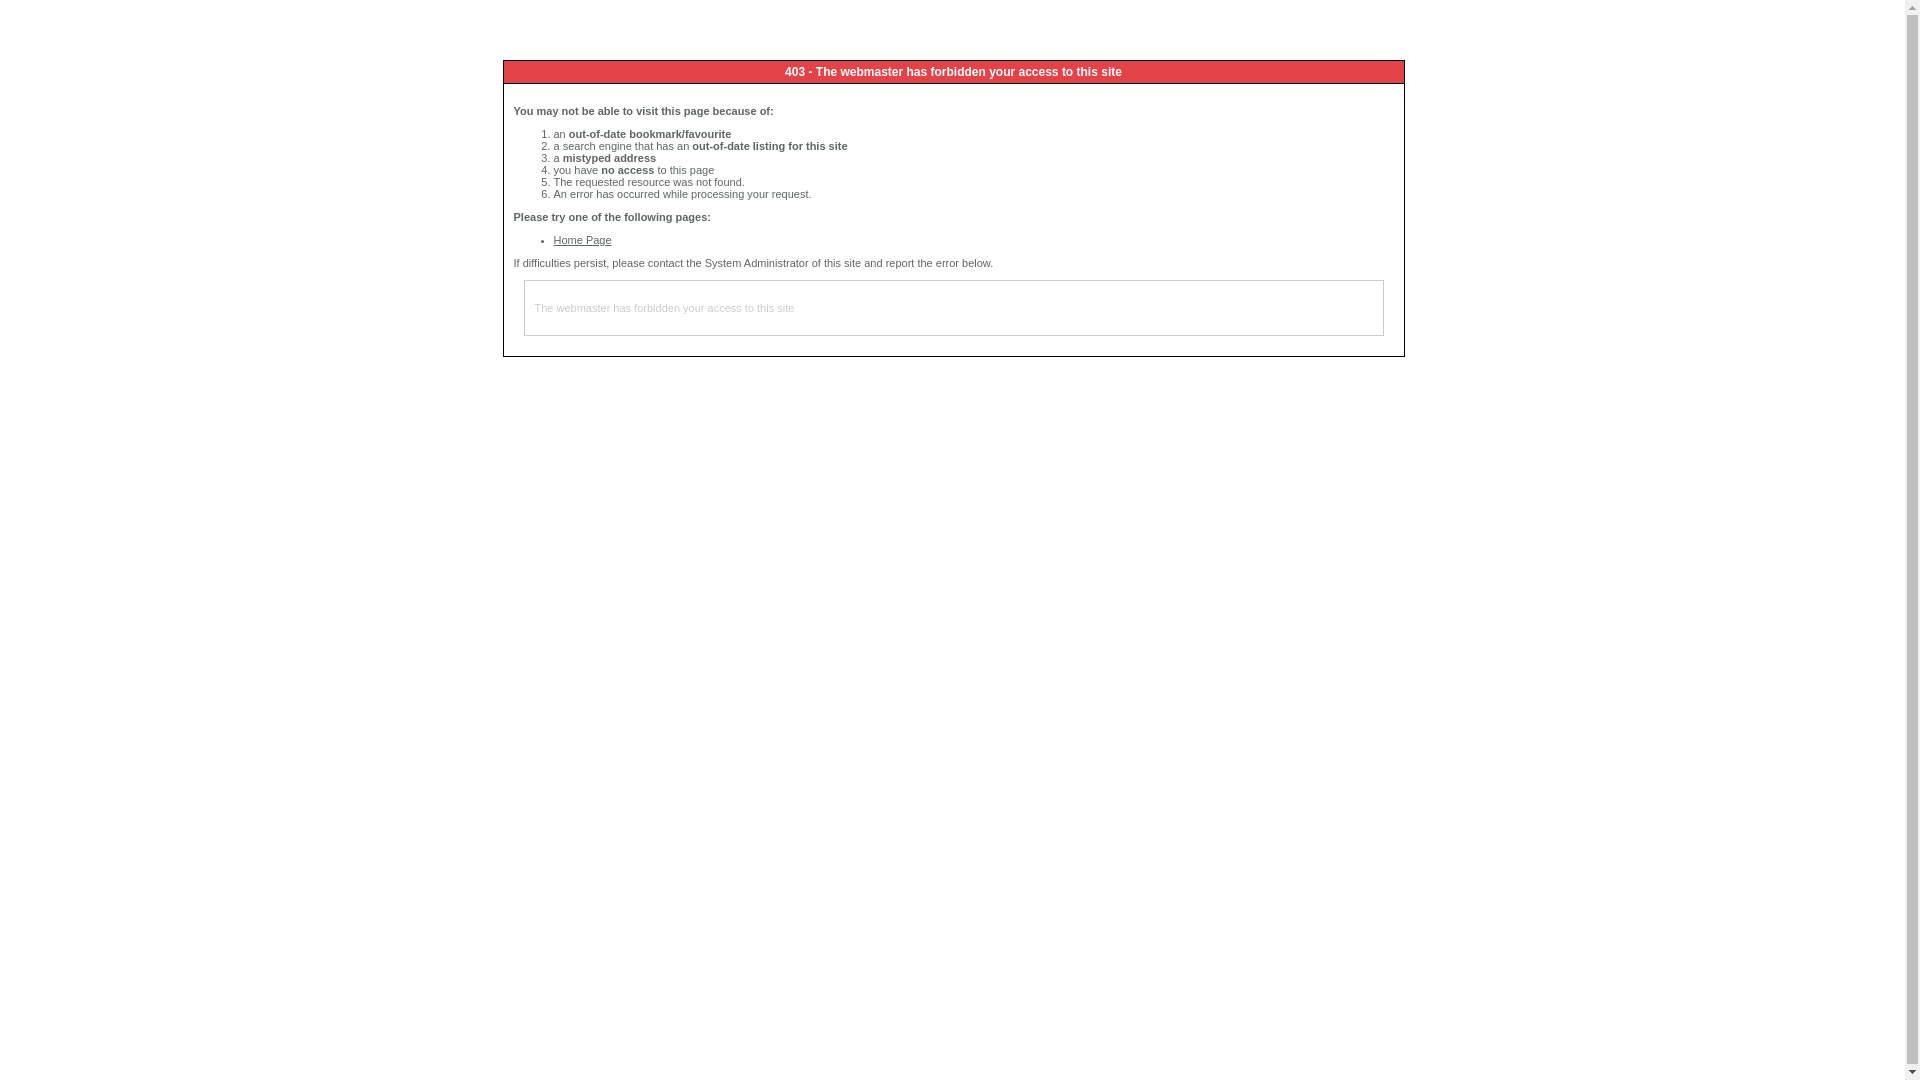 The height and width of the screenshot is (1080, 1920). Describe the element at coordinates (581, 238) in the screenshot. I see `'Home Page'` at that location.